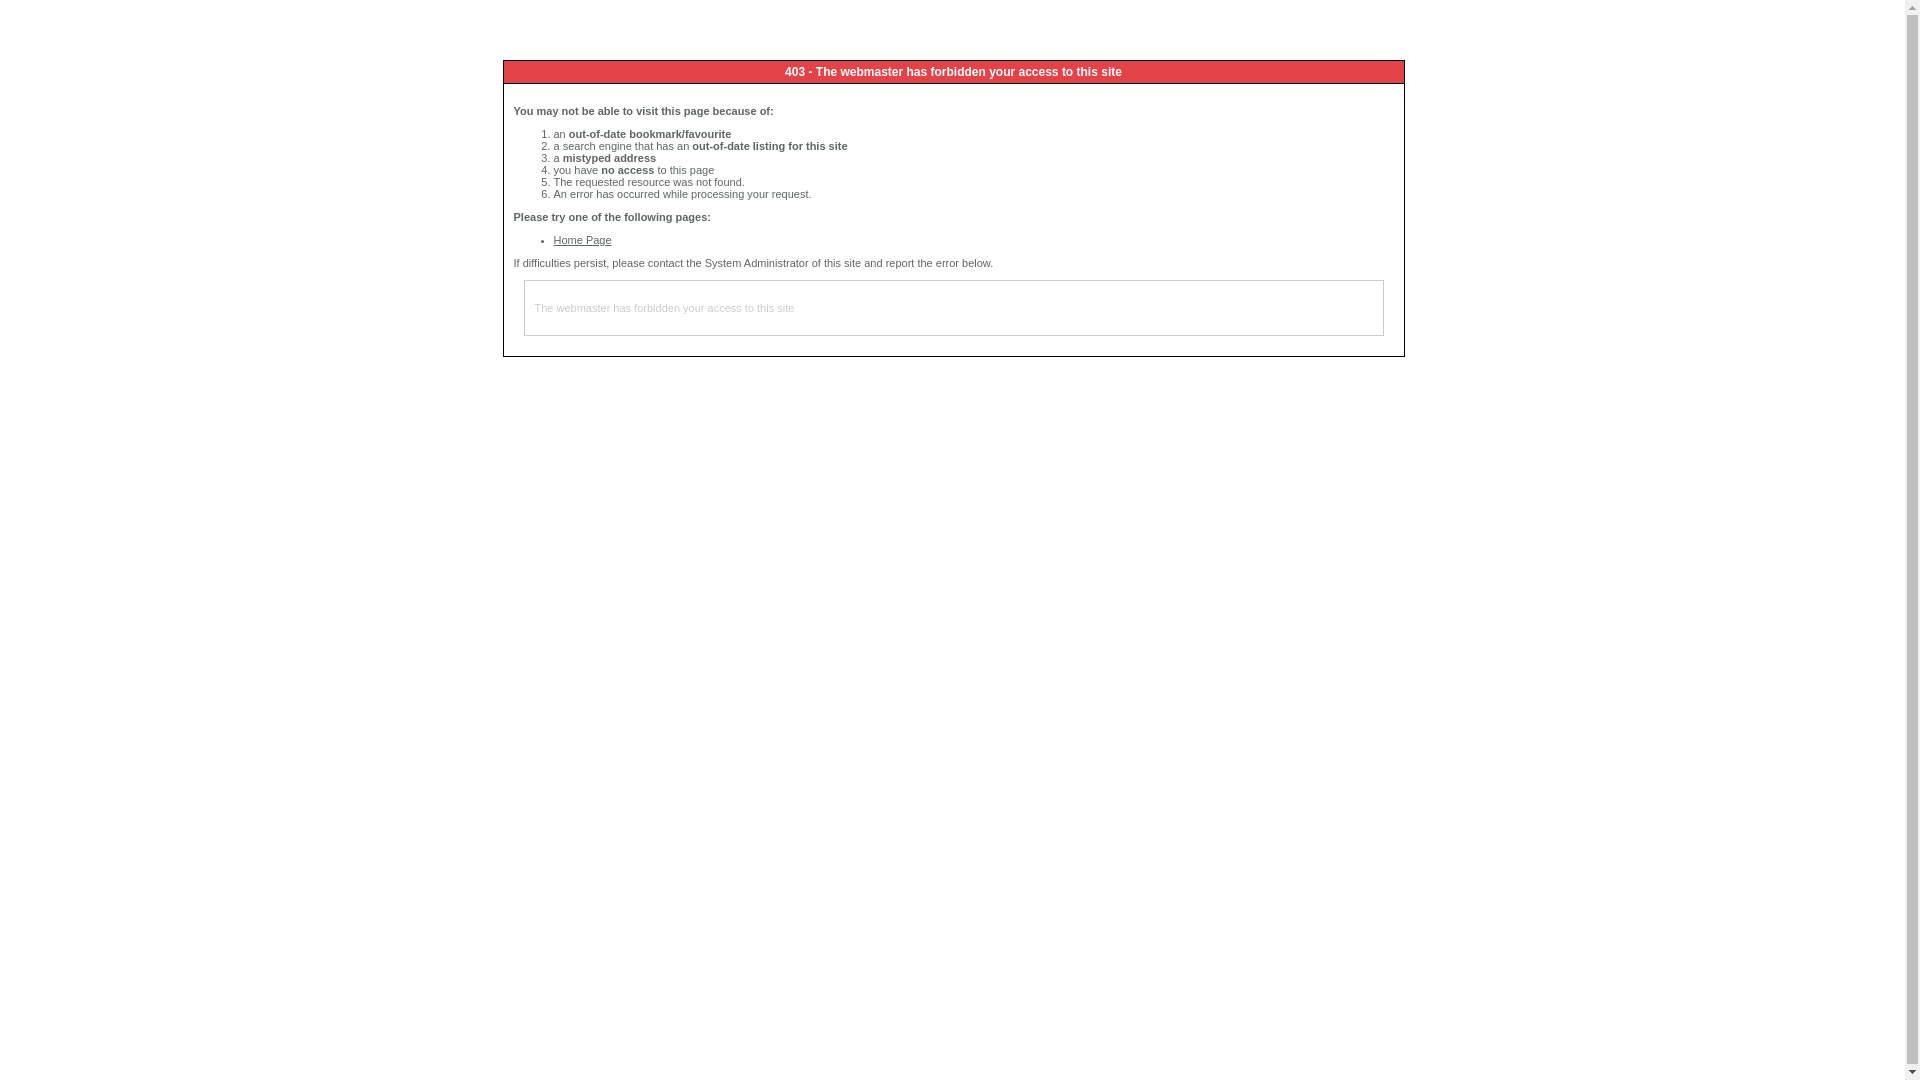 The height and width of the screenshot is (1080, 1920). Describe the element at coordinates (581, 238) in the screenshot. I see `'Home Page'` at that location.